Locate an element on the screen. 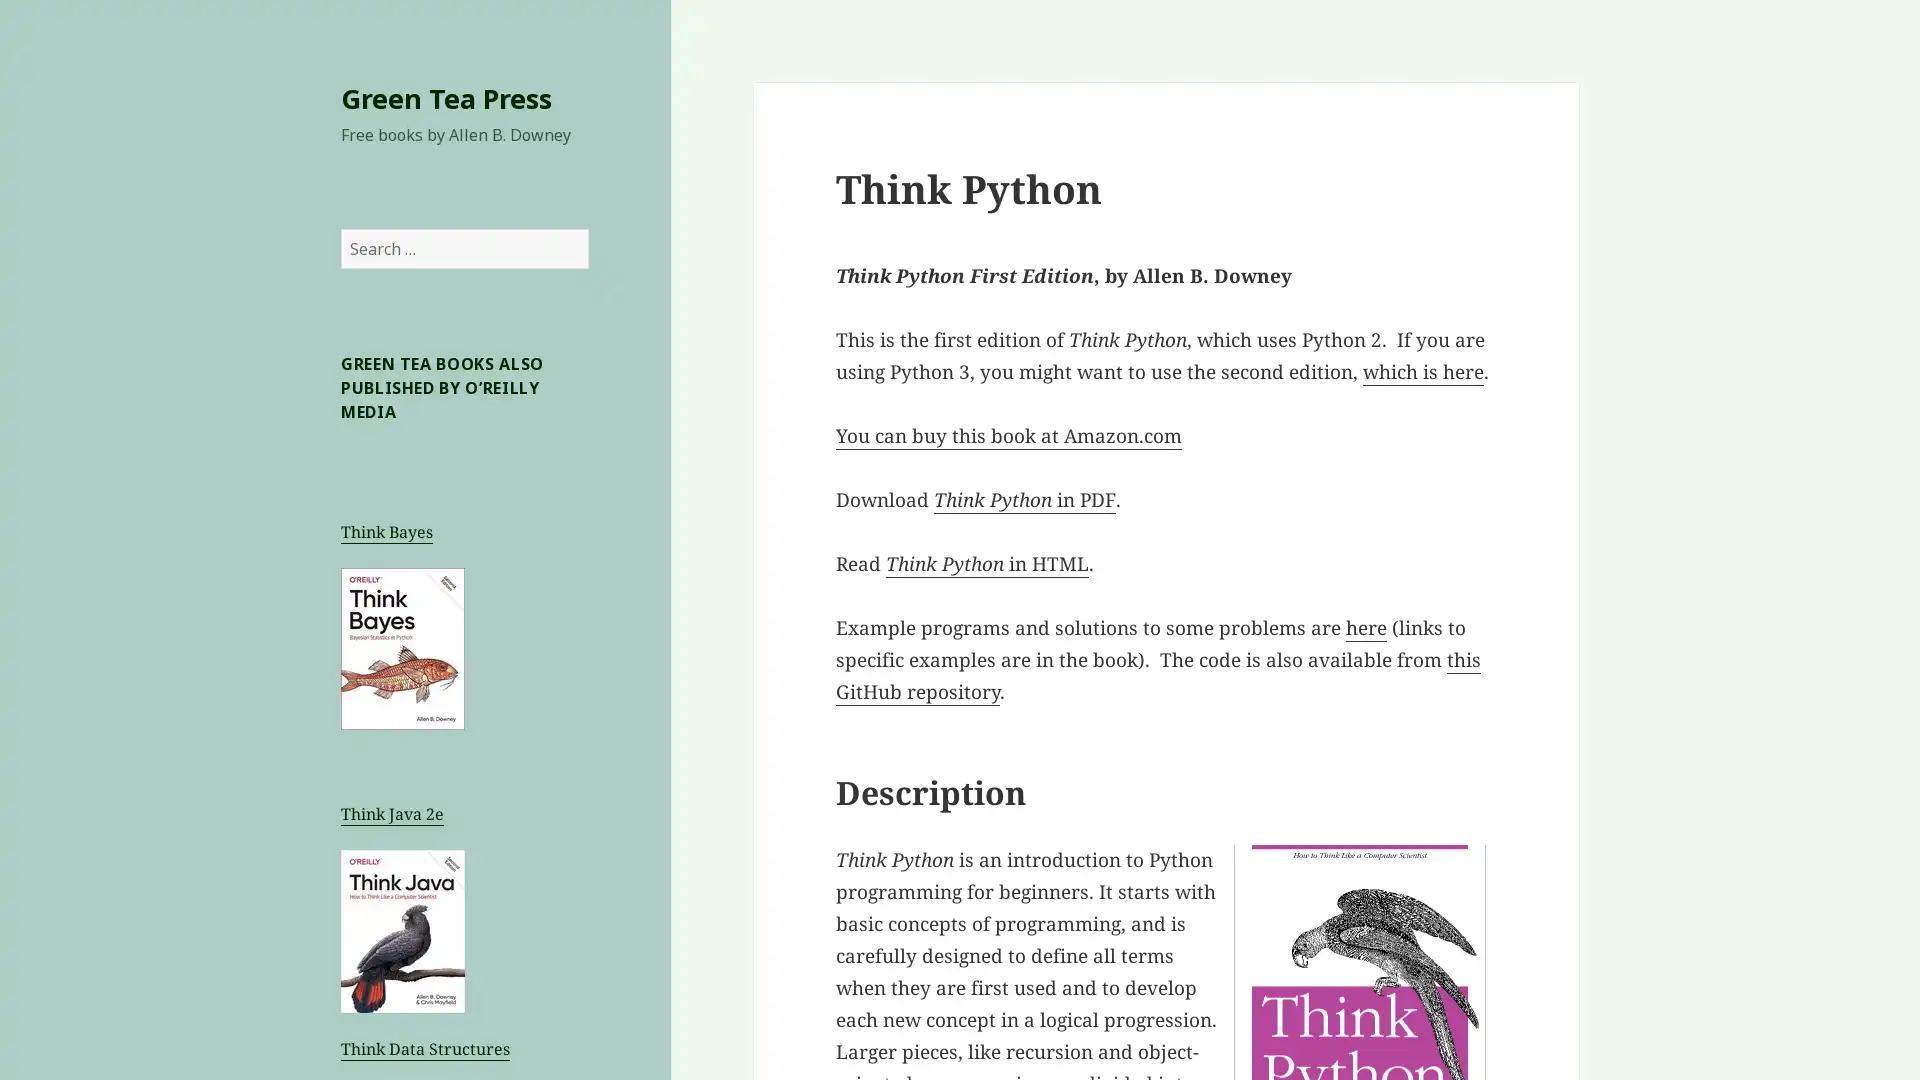 This screenshot has height=1080, width=1920. Search is located at coordinates (587, 228).